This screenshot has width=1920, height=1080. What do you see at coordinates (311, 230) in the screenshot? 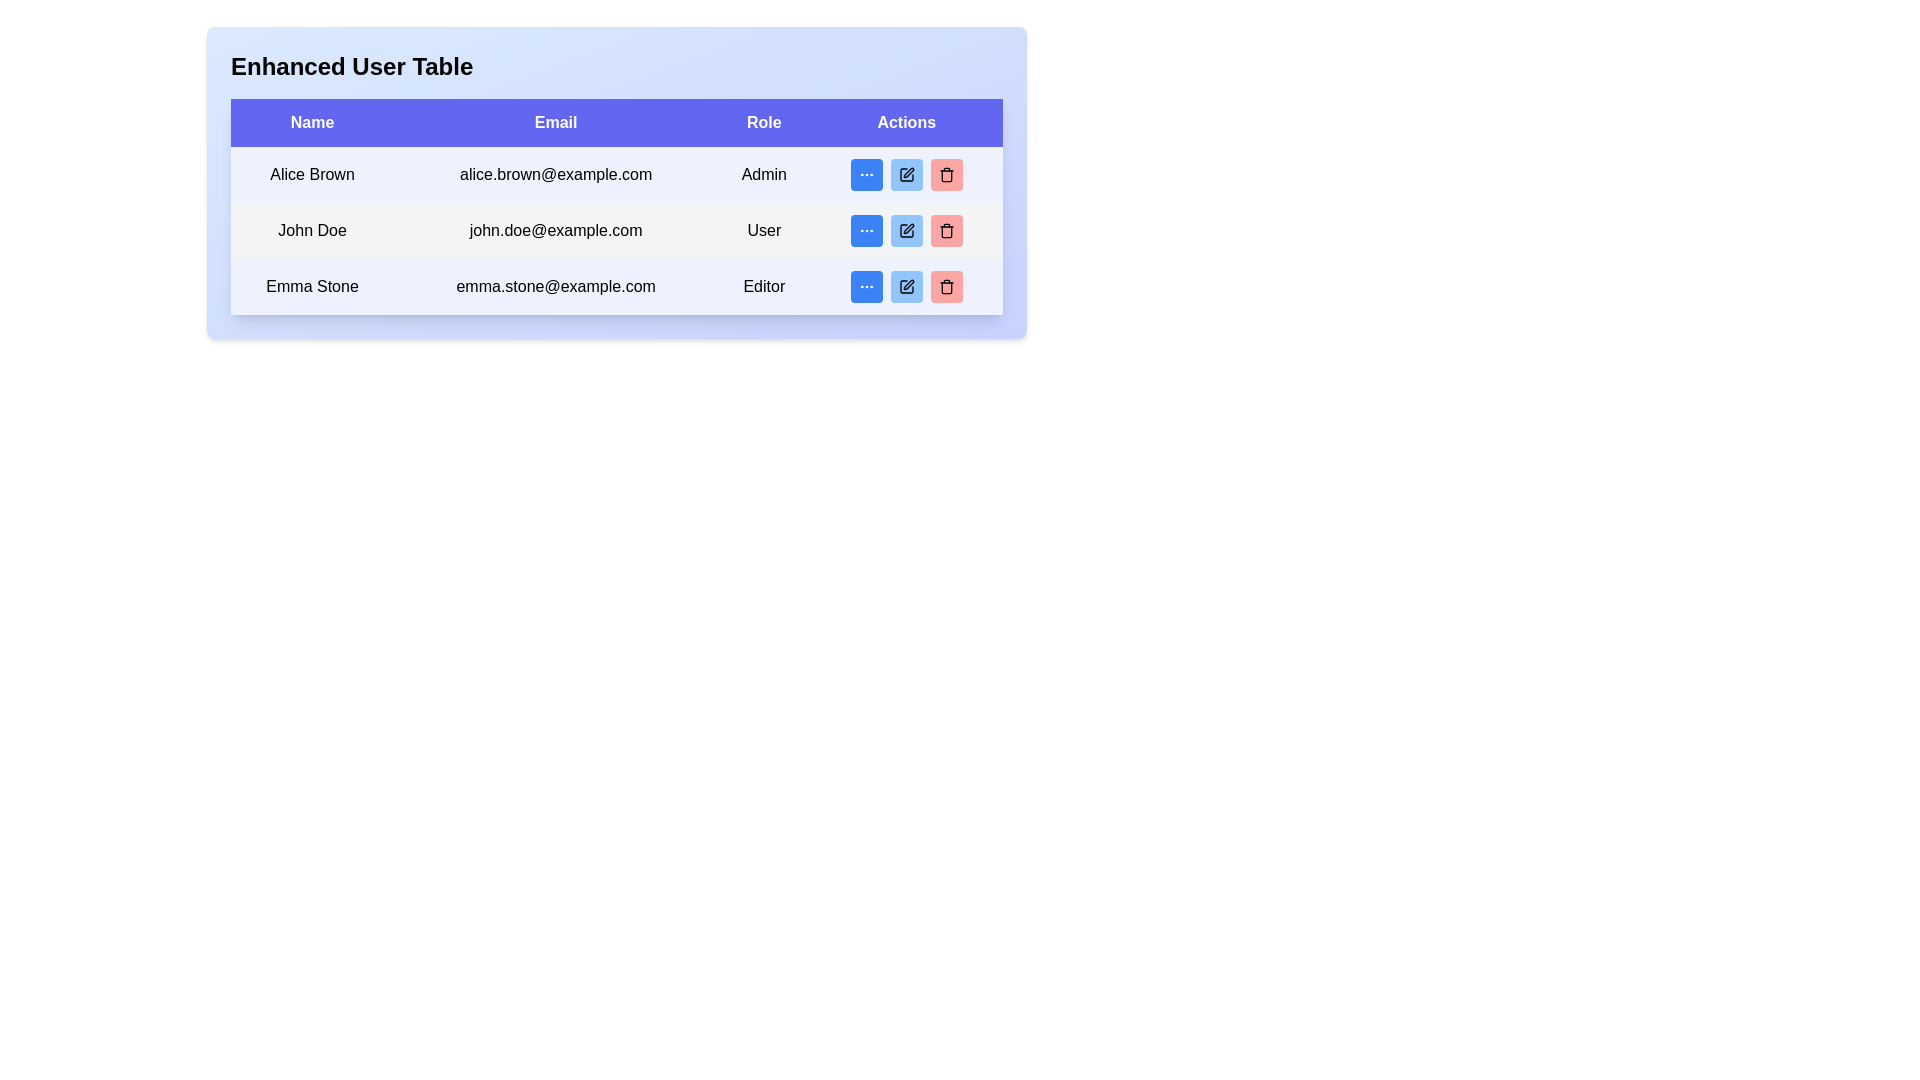
I see `the Static Text element displaying 'John Doe', which is located in the second row of a table under the 'Name' column` at bounding box center [311, 230].